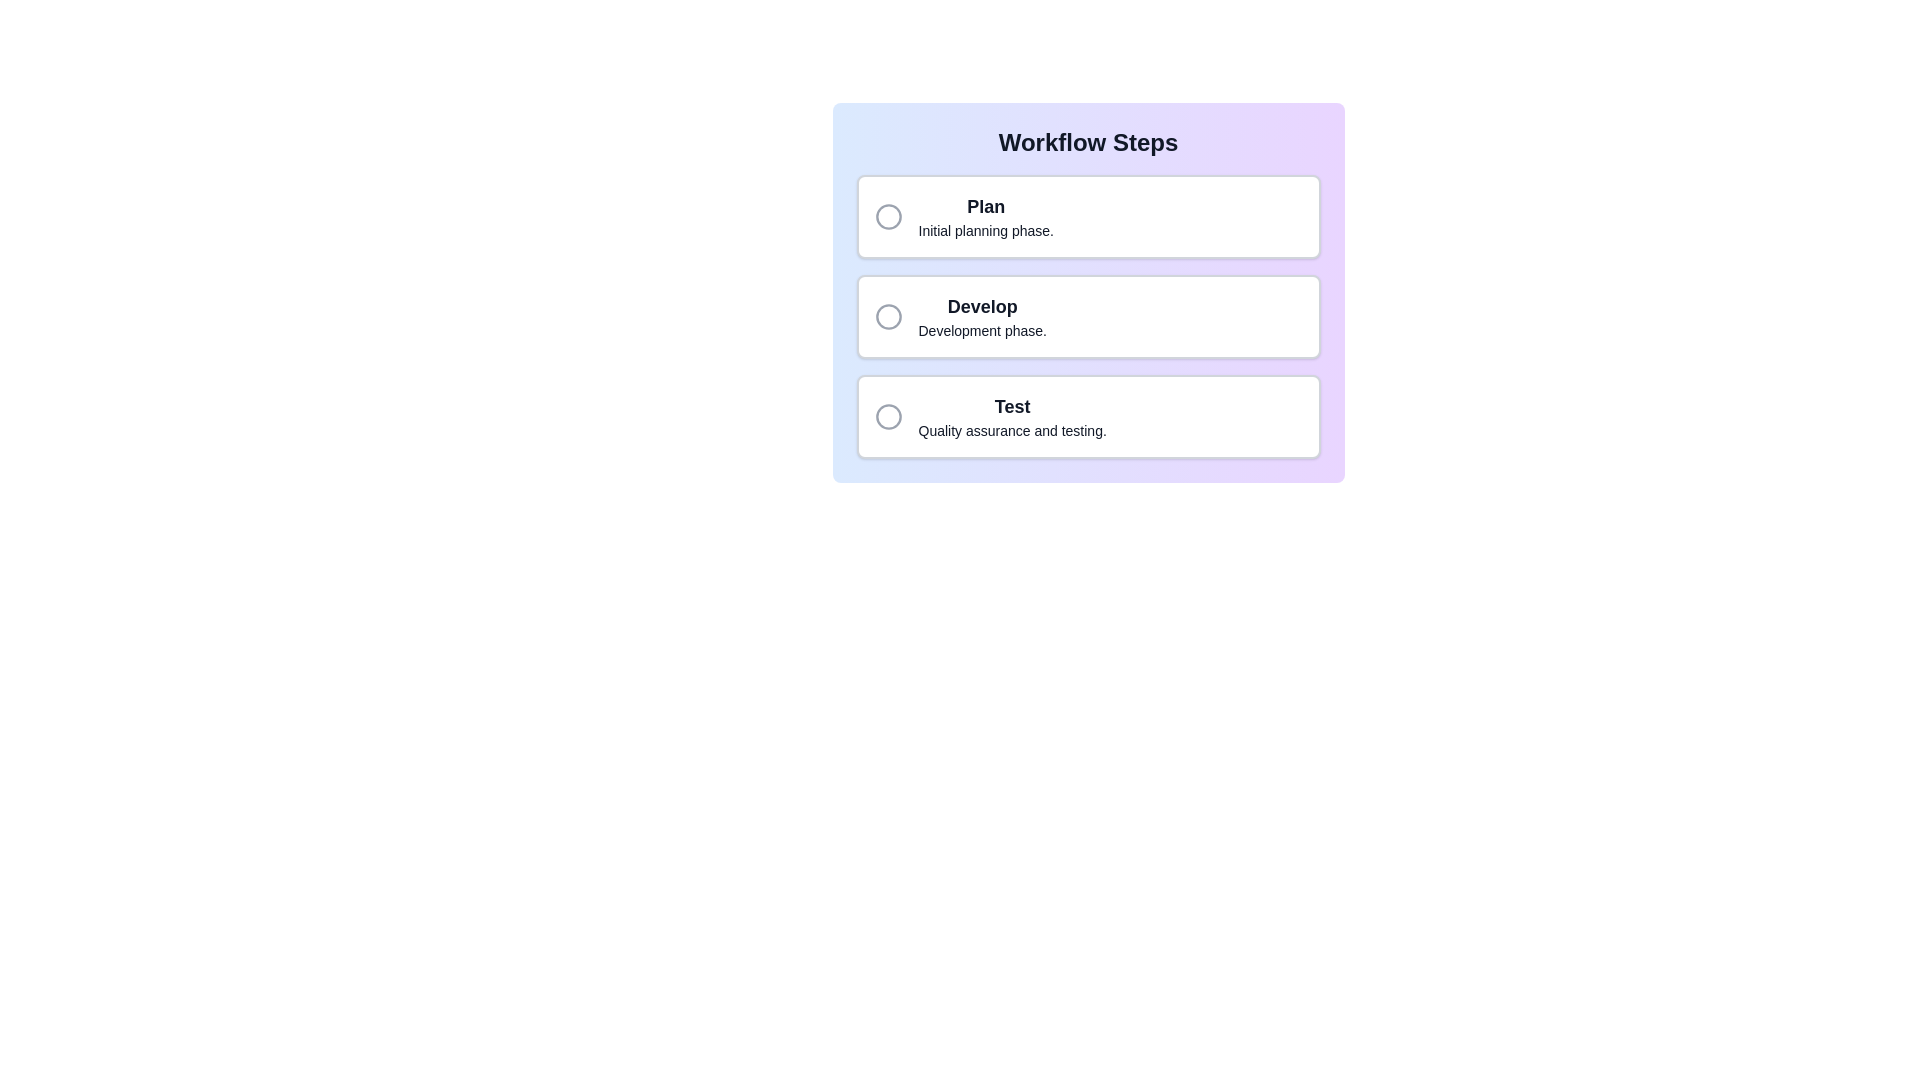 Image resolution: width=1920 pixels, height=1080 pixels. What do you see at coordinates (1087, 216) in the screenshot?
I see `the first radio button in the vertical list` at bounding box center [1087, 216].